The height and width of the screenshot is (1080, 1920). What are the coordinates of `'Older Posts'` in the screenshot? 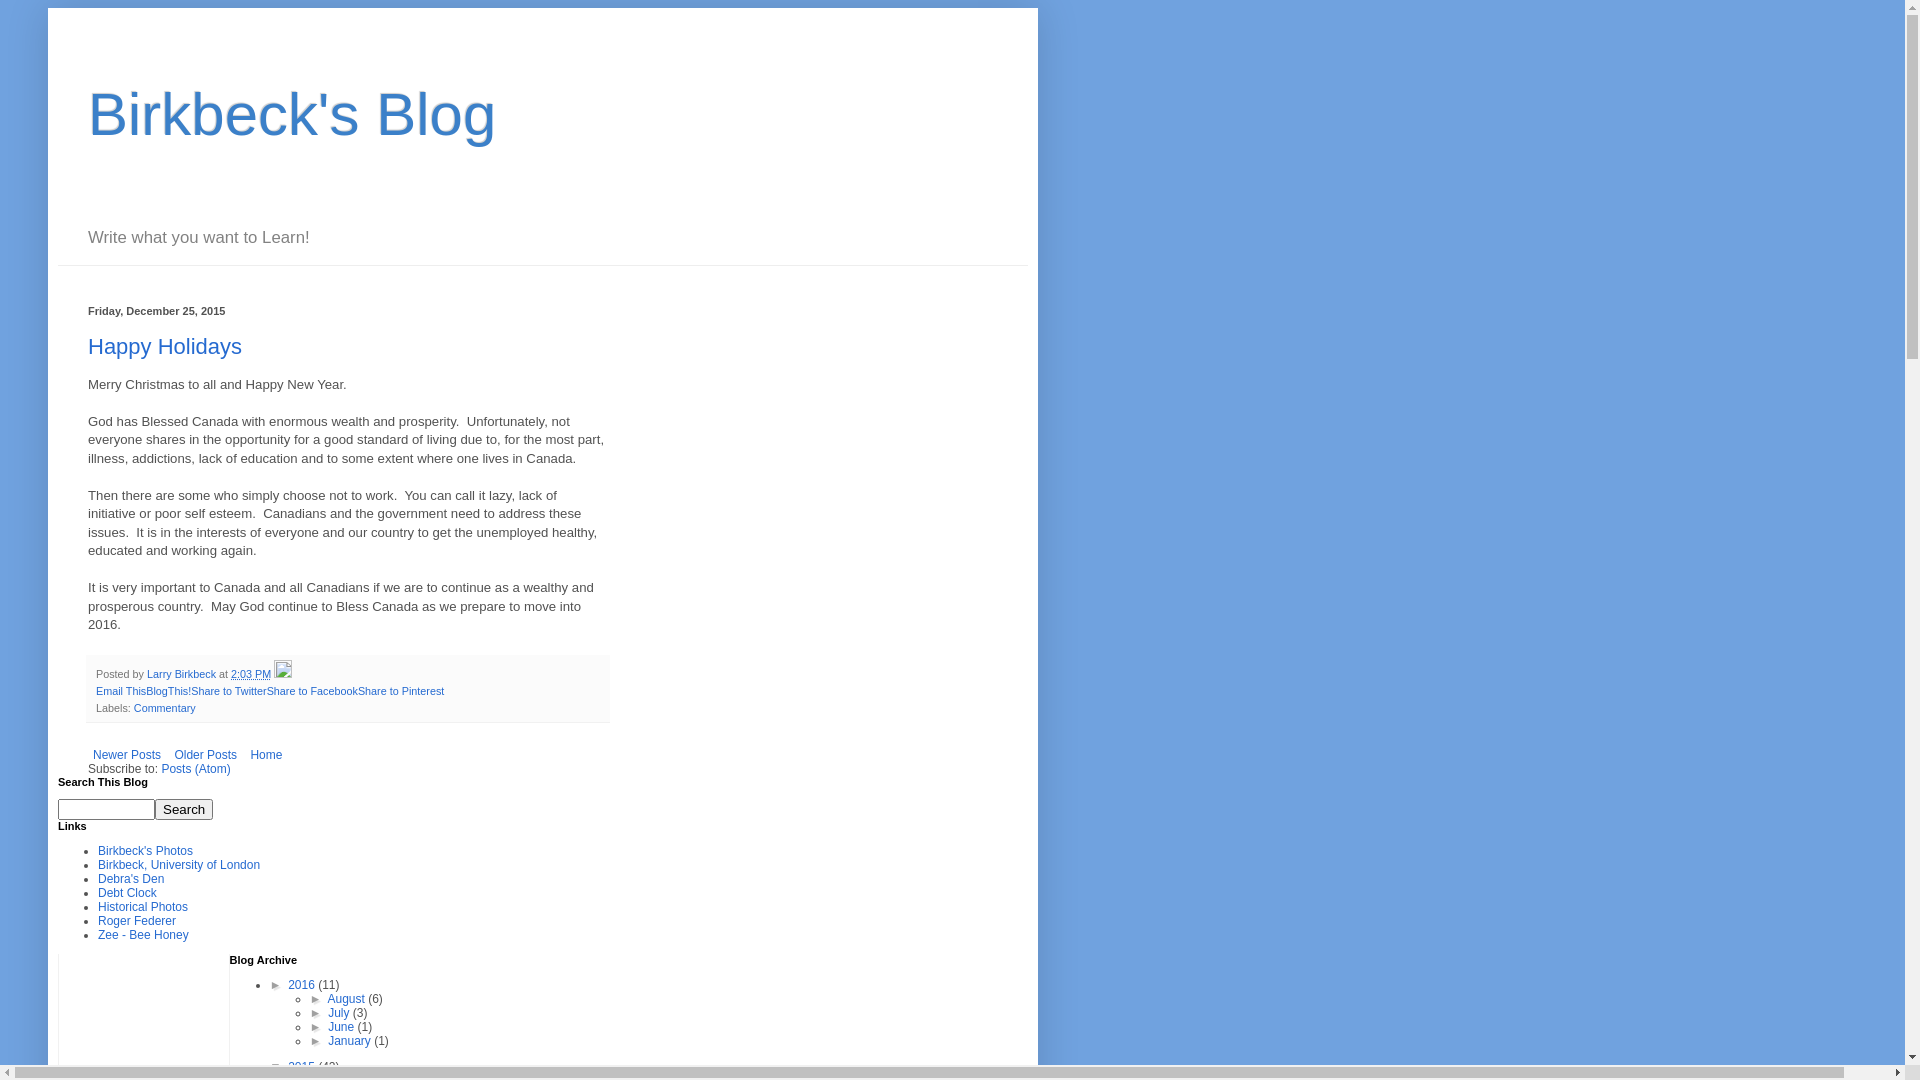 It's located at (205, 755).